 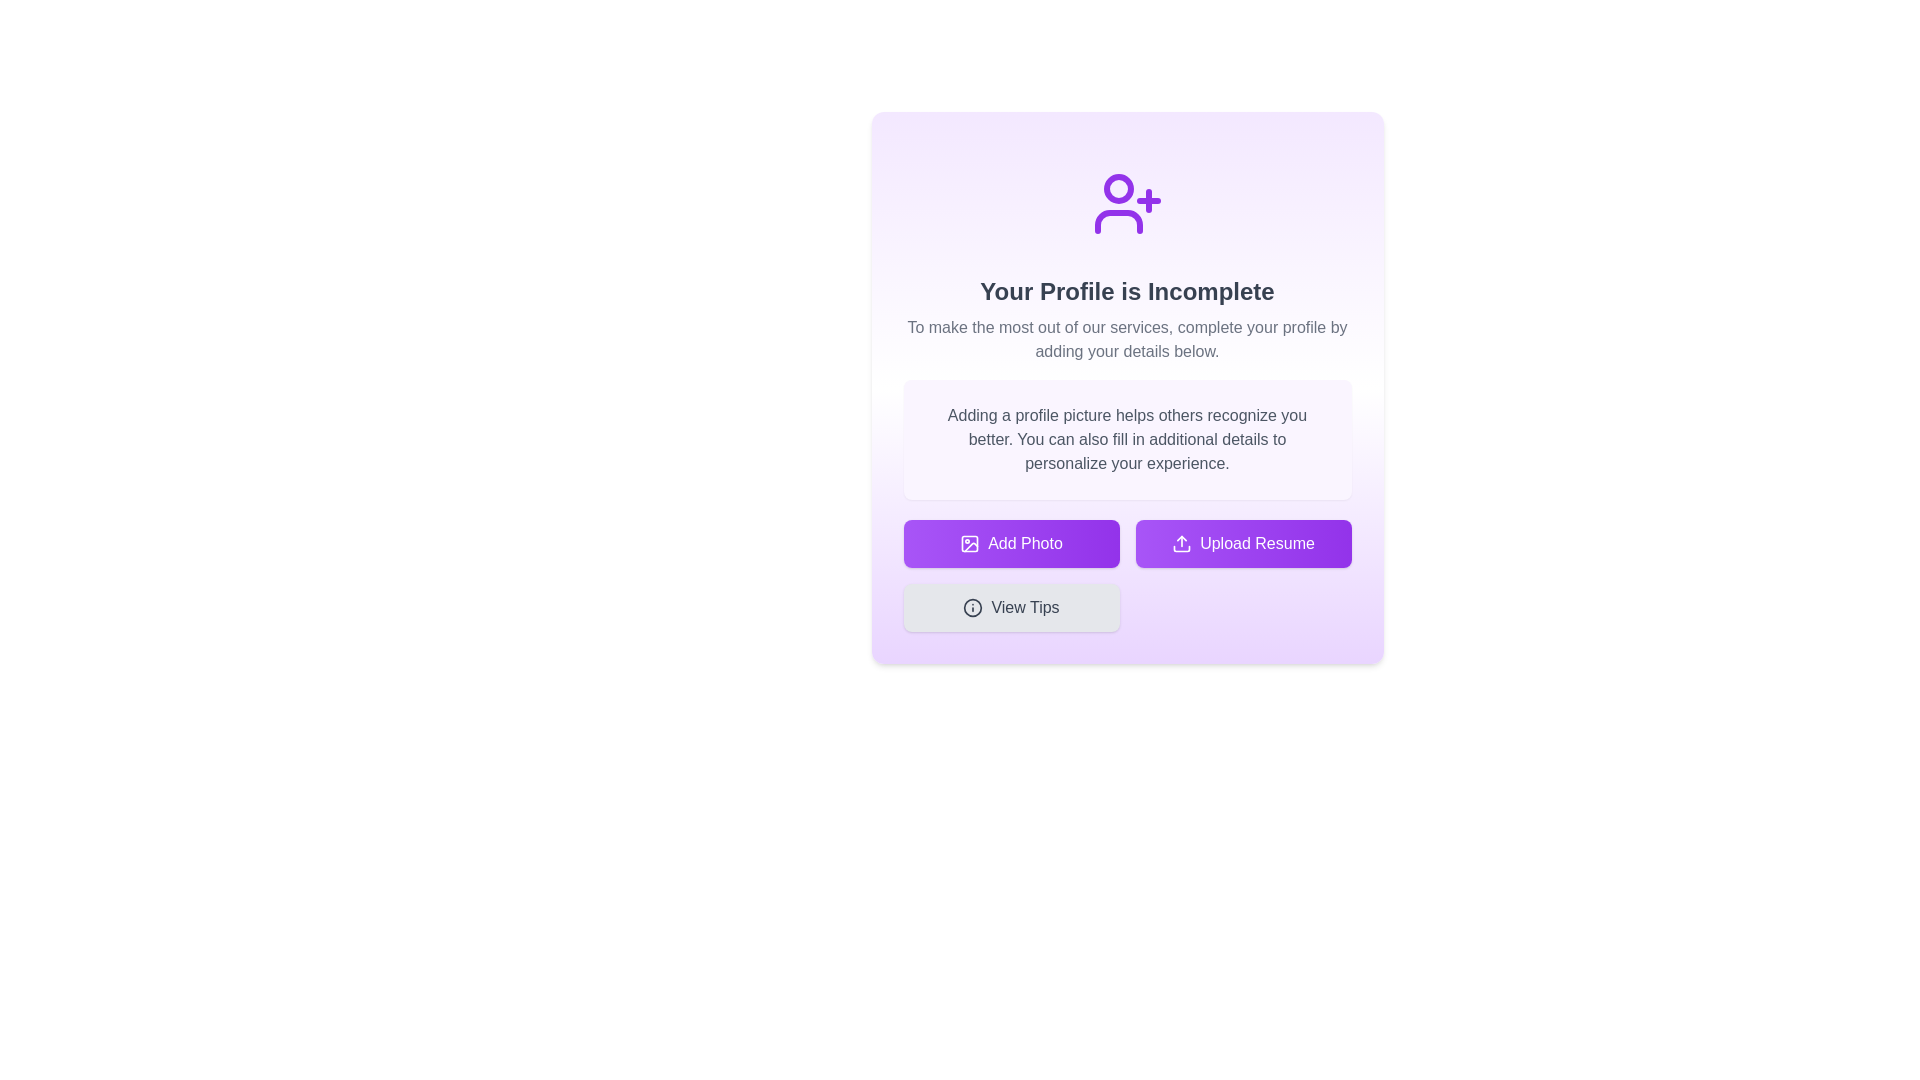 What do you see at coordinates (973, 607) in the screenshot?
I see `the grey button labeled 'View Tips' that contains the circular SVG icon on its left side` at bounding box center [973, 607].